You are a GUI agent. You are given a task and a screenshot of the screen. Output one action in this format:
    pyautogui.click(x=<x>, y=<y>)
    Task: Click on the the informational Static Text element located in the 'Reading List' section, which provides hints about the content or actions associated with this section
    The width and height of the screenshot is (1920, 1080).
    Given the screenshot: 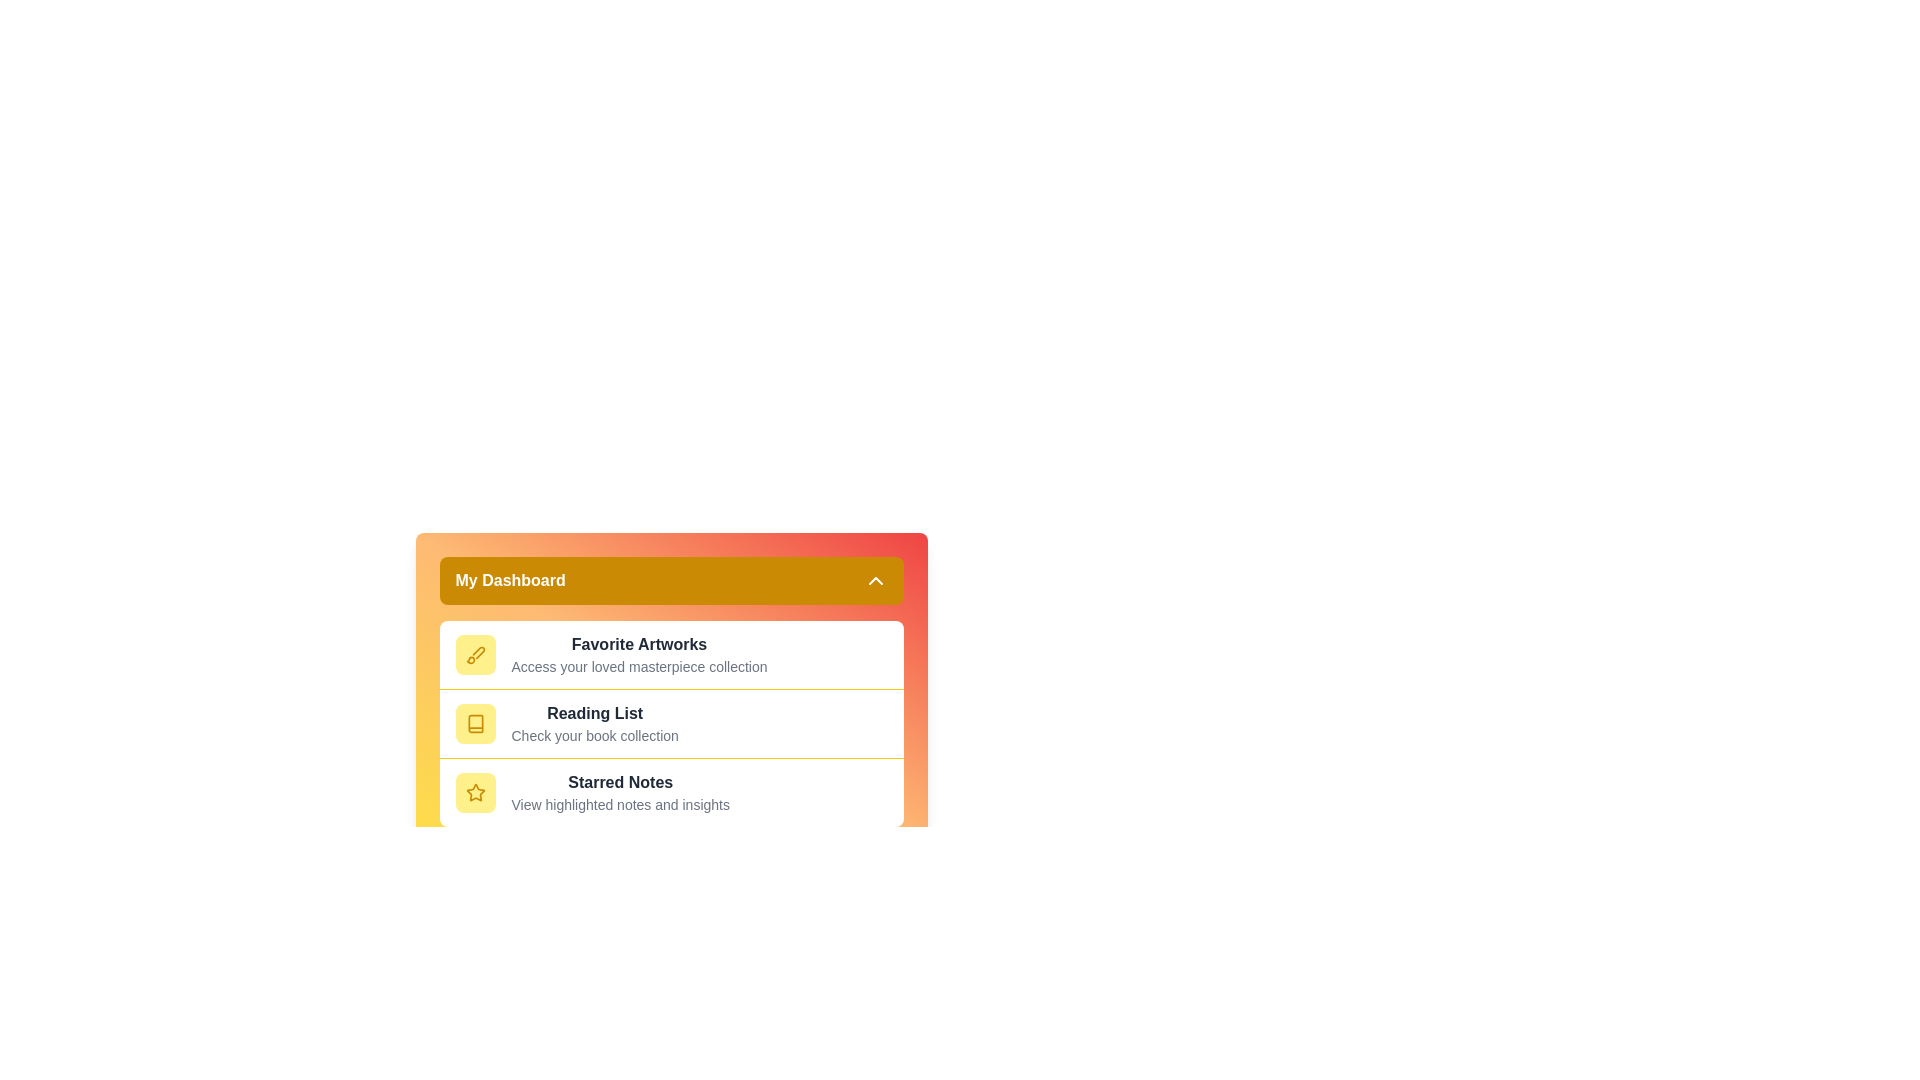 What is the action you would take?
    pyautogui.click(x=594, y=736)
    